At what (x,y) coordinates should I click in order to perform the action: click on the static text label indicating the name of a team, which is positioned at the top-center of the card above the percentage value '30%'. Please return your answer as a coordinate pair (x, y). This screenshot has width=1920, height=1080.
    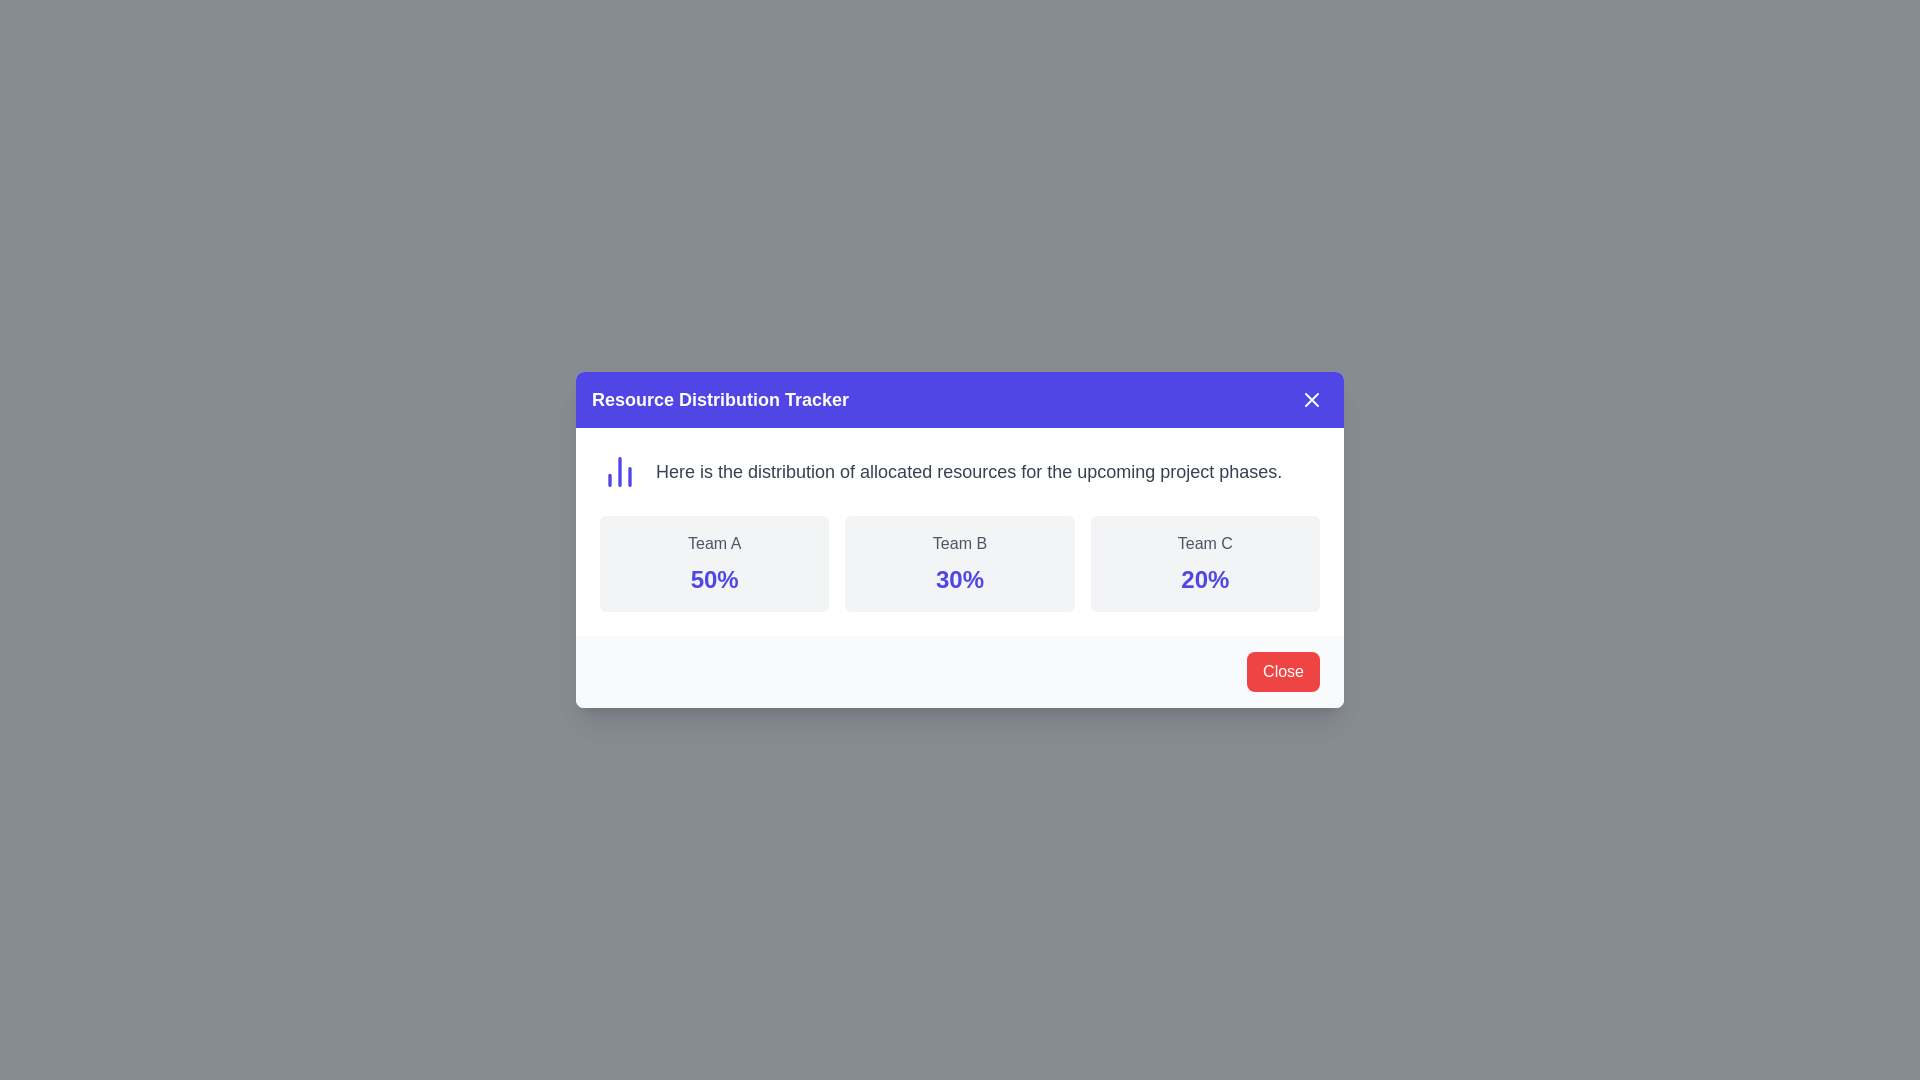
    Looking at the image, I should click on (960, 543).